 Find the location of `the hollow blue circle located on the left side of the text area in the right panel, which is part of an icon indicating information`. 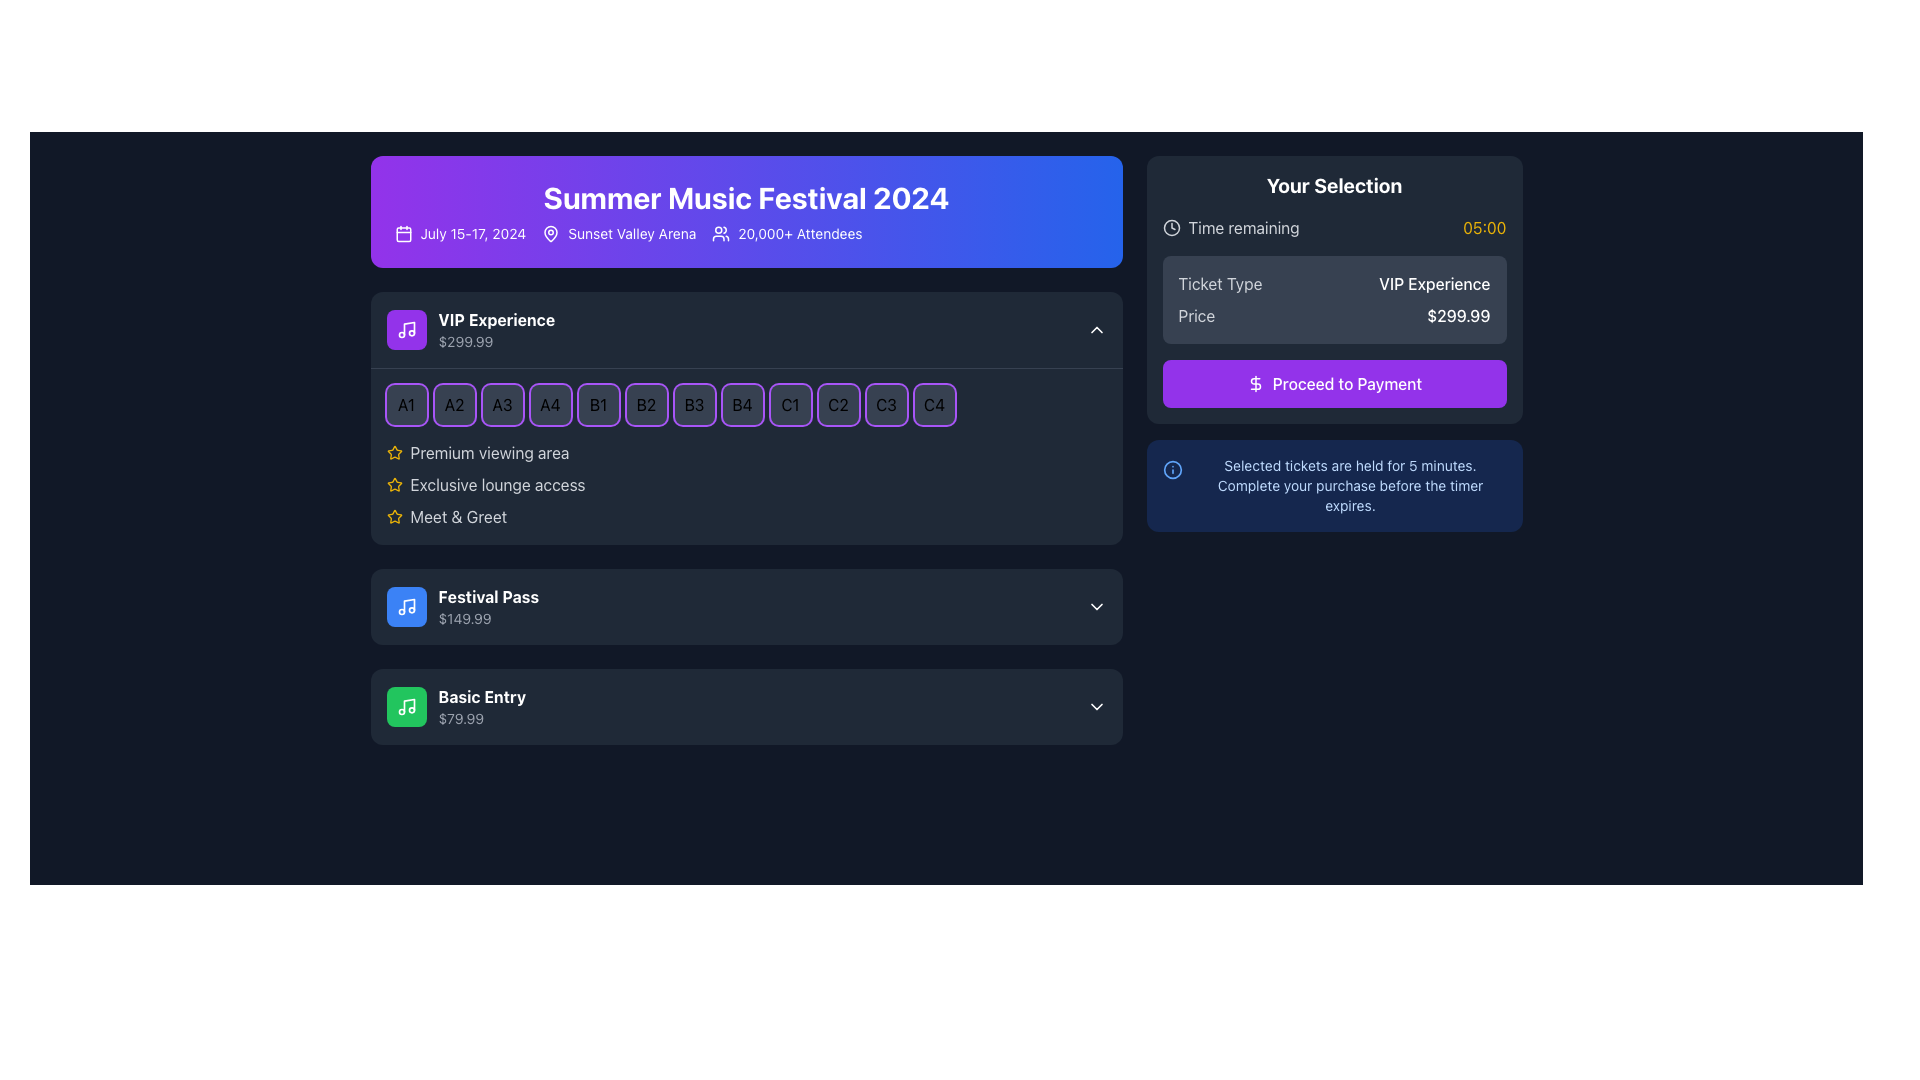

the hollow blue circle located on the left side of the text area in the right panel, which is part of an icon indicating information is located at coordinates (1172, 470).